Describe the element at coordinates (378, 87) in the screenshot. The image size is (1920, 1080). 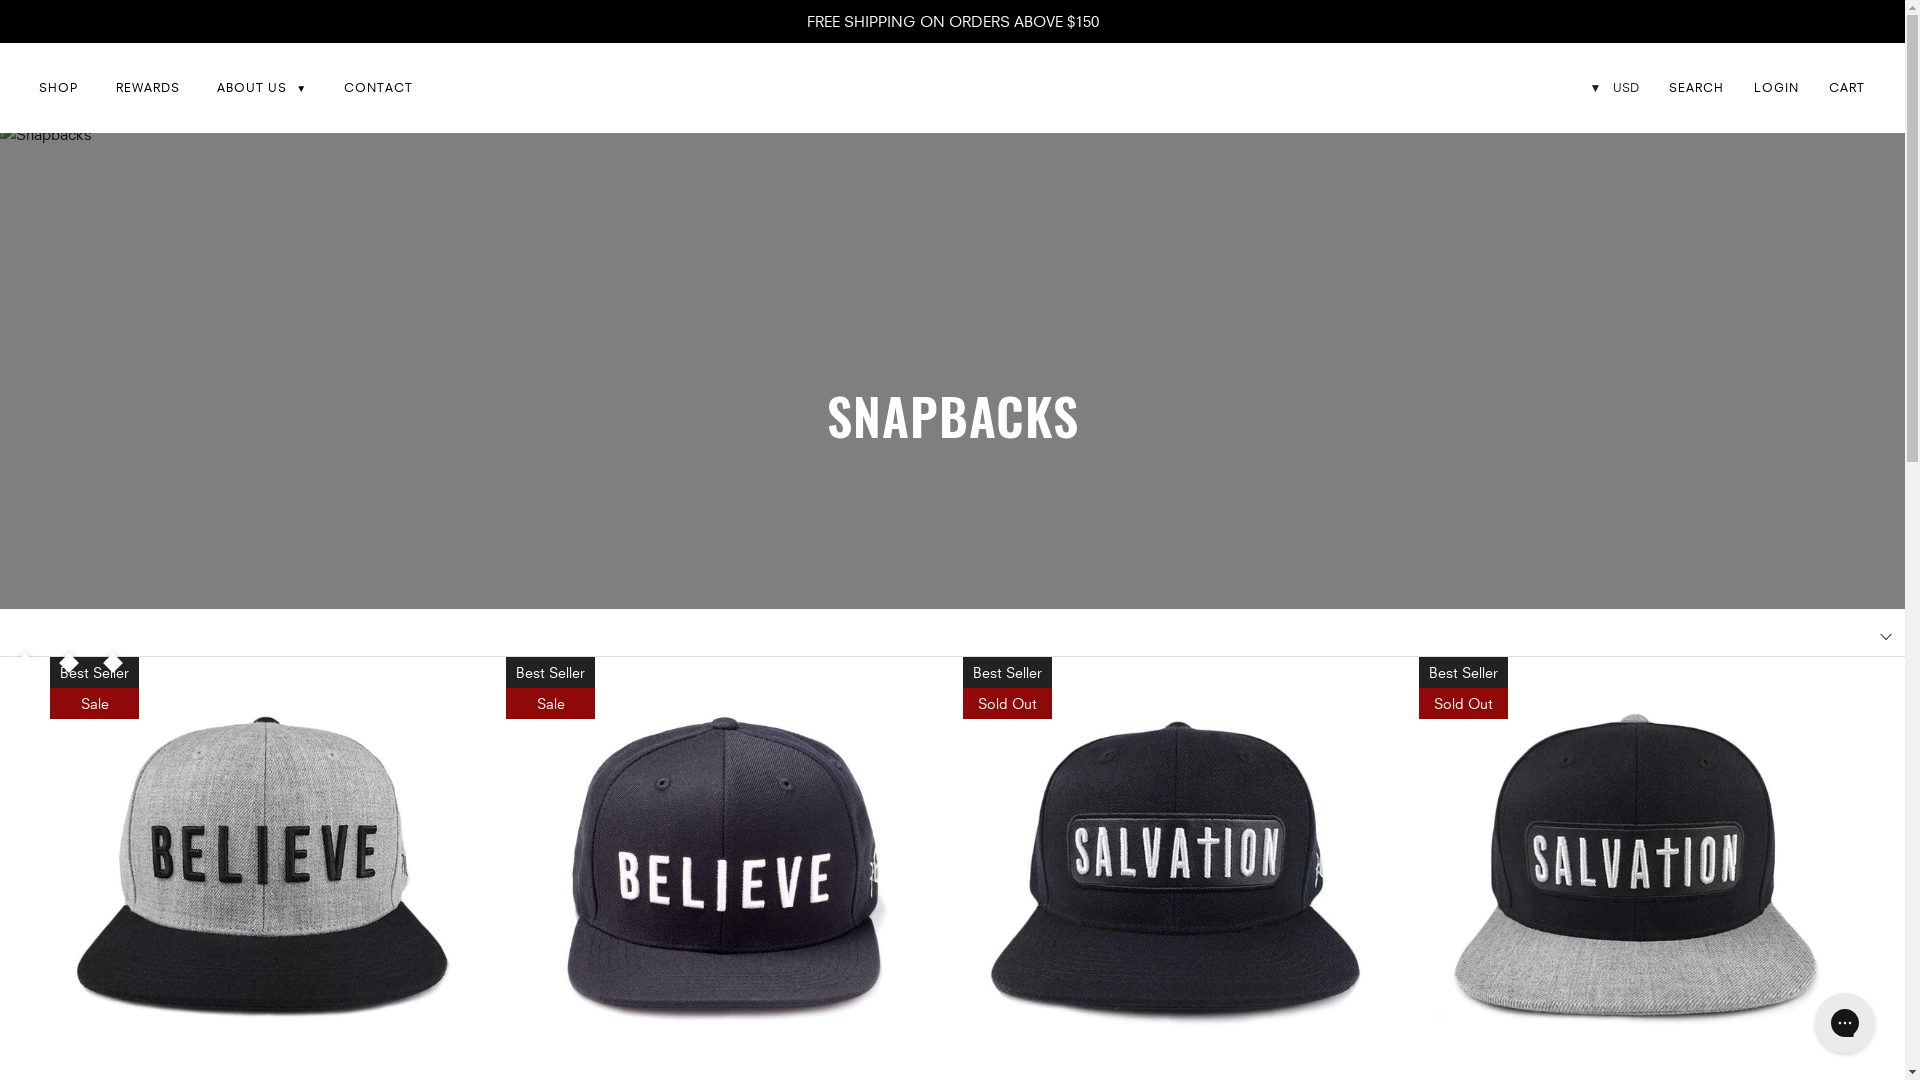
I see `'CONTACT'` at that location.